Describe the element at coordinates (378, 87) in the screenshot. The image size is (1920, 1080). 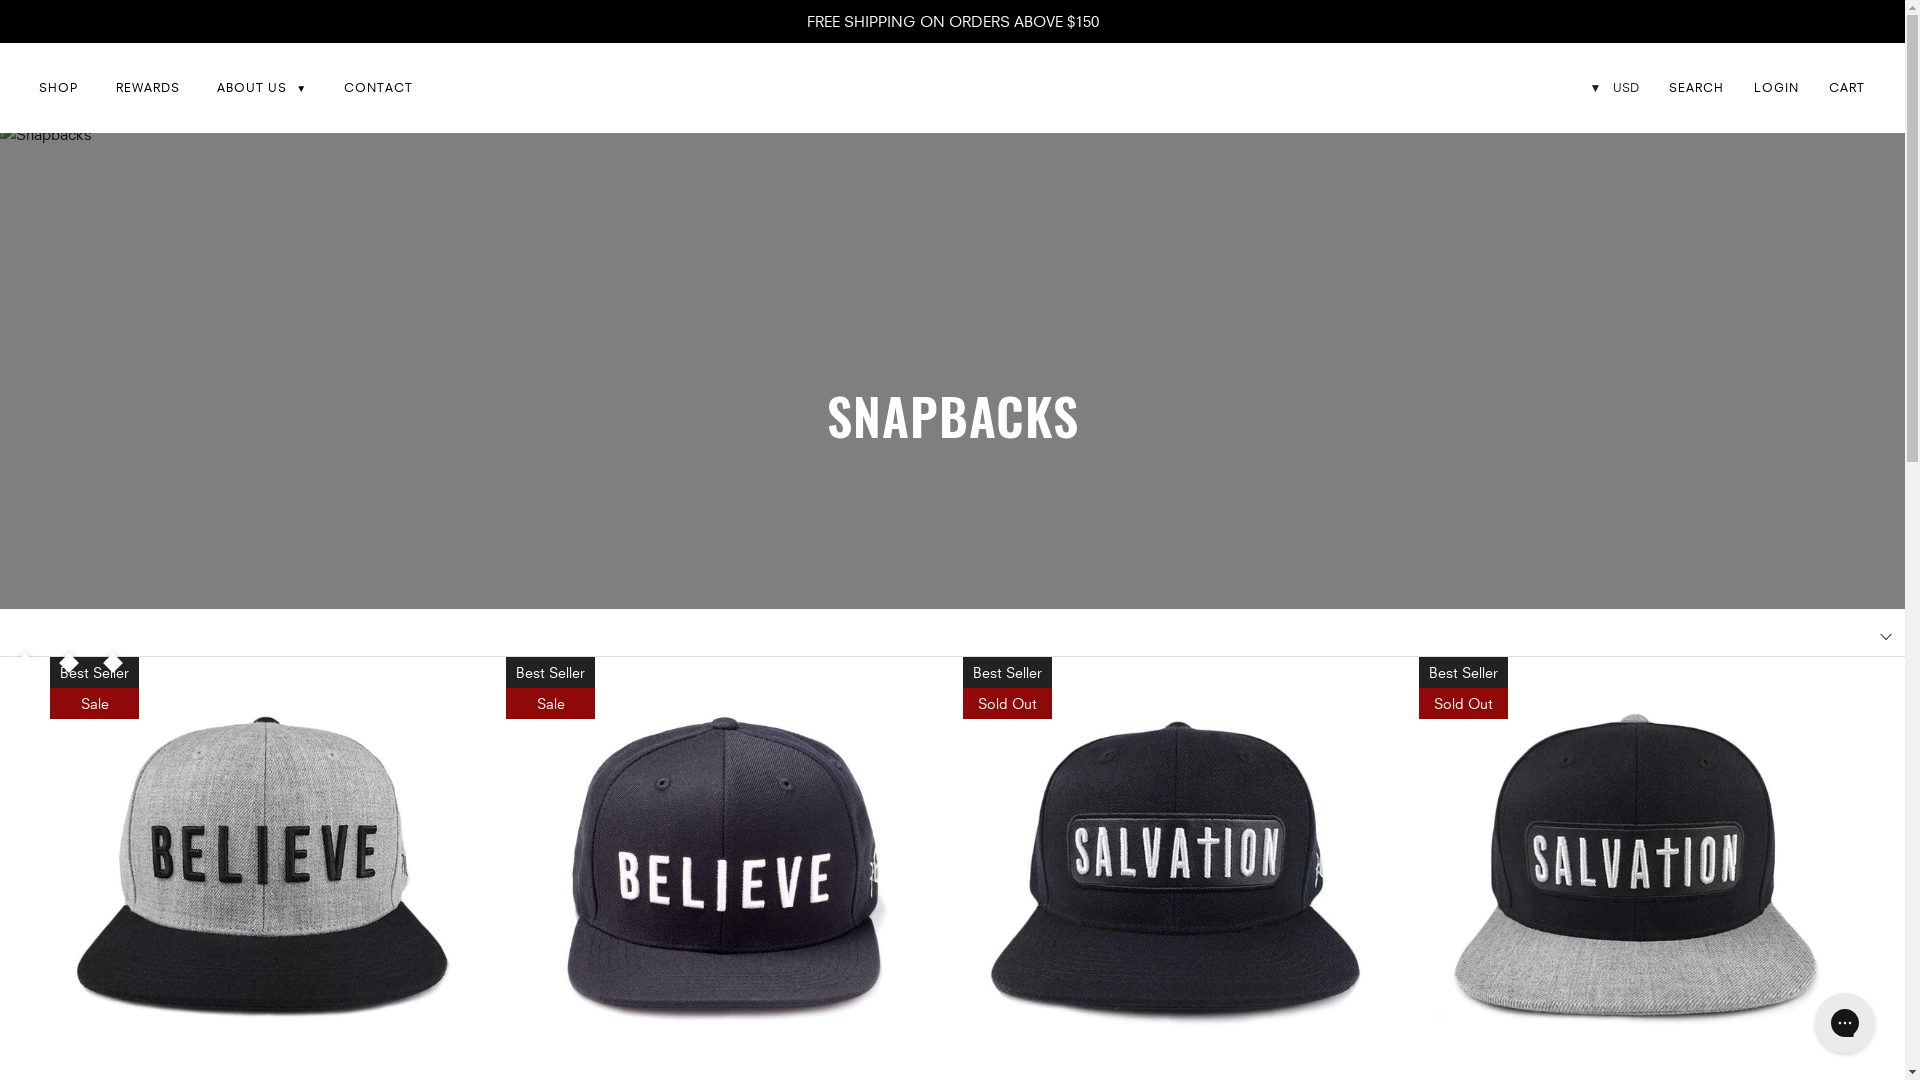
I see `'CONTACT'` at that location.